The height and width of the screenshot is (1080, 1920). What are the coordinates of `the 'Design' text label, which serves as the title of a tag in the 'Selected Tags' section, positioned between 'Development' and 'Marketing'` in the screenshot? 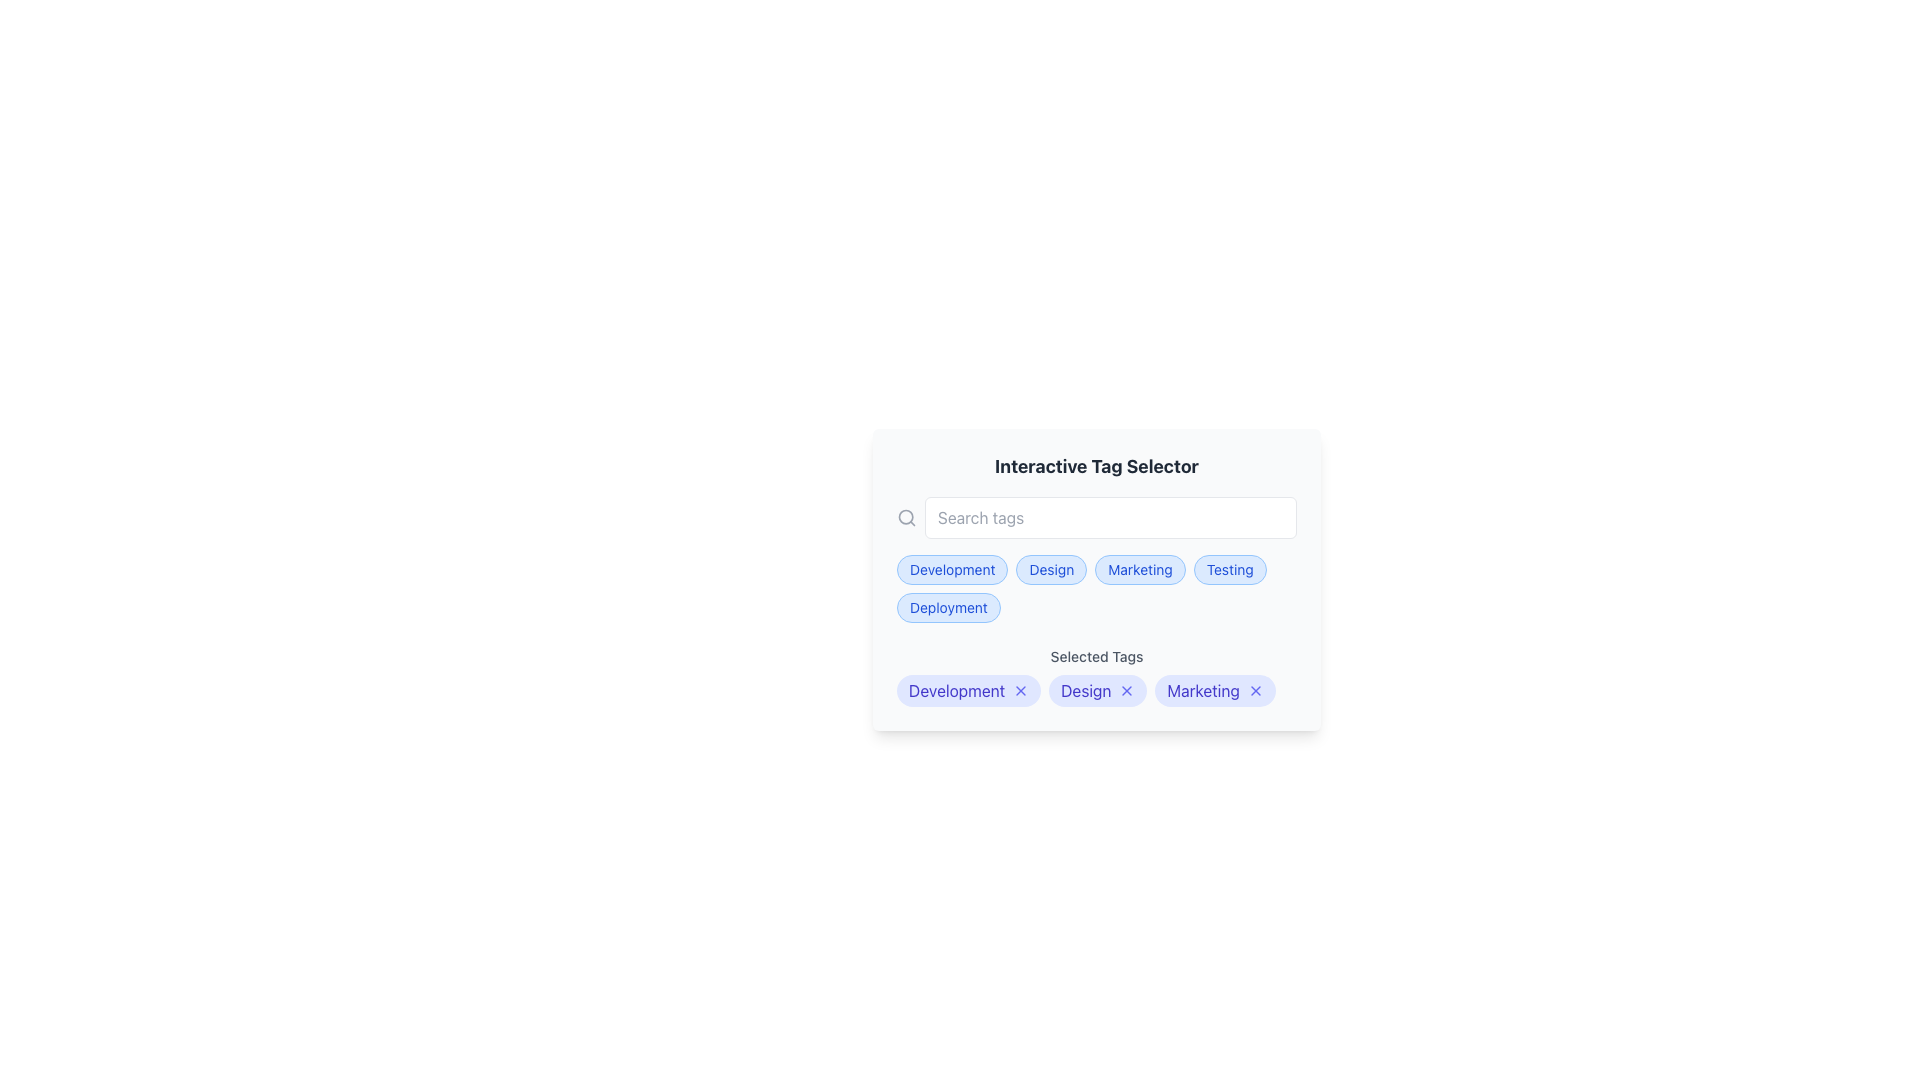 It's located at (1085, 689).